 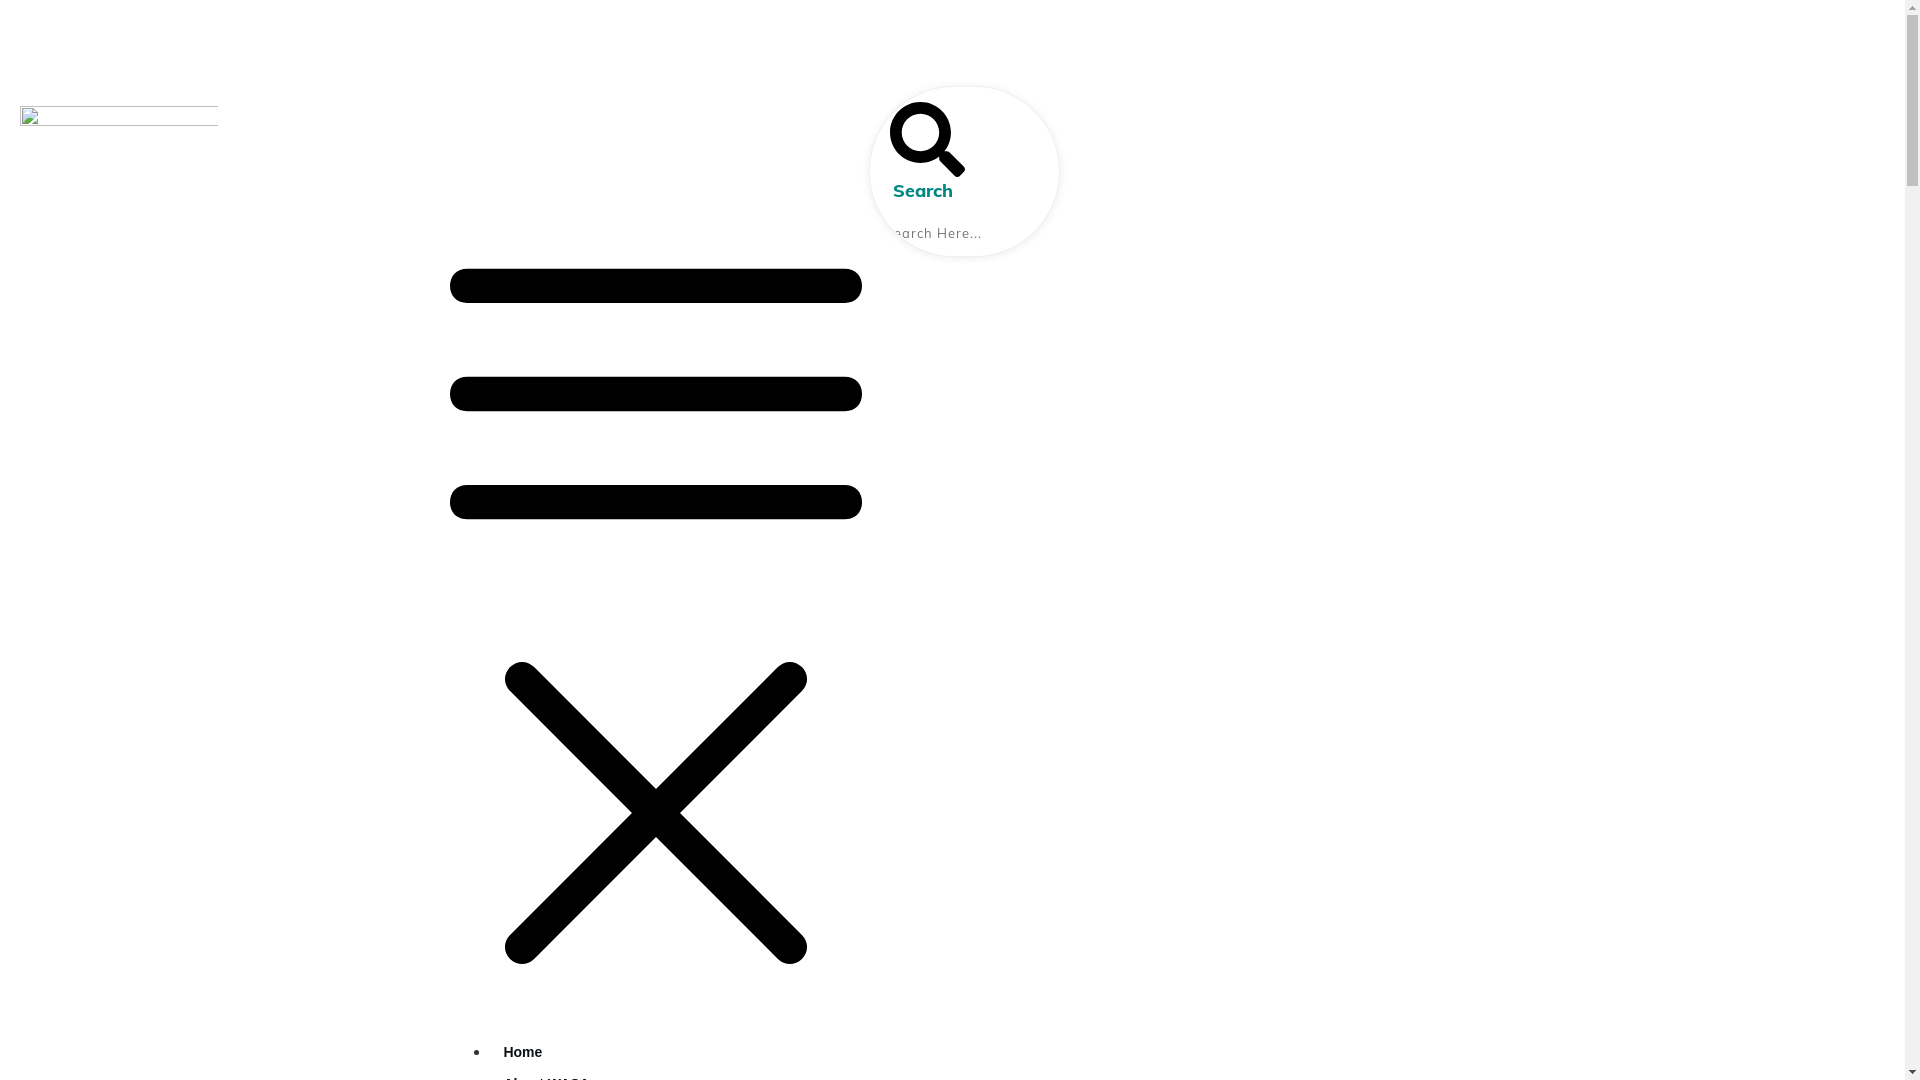 What do you see at coordinates (522, 1051) in the screenshot?
I see `'Home'` at bounding box center [522, 1051].